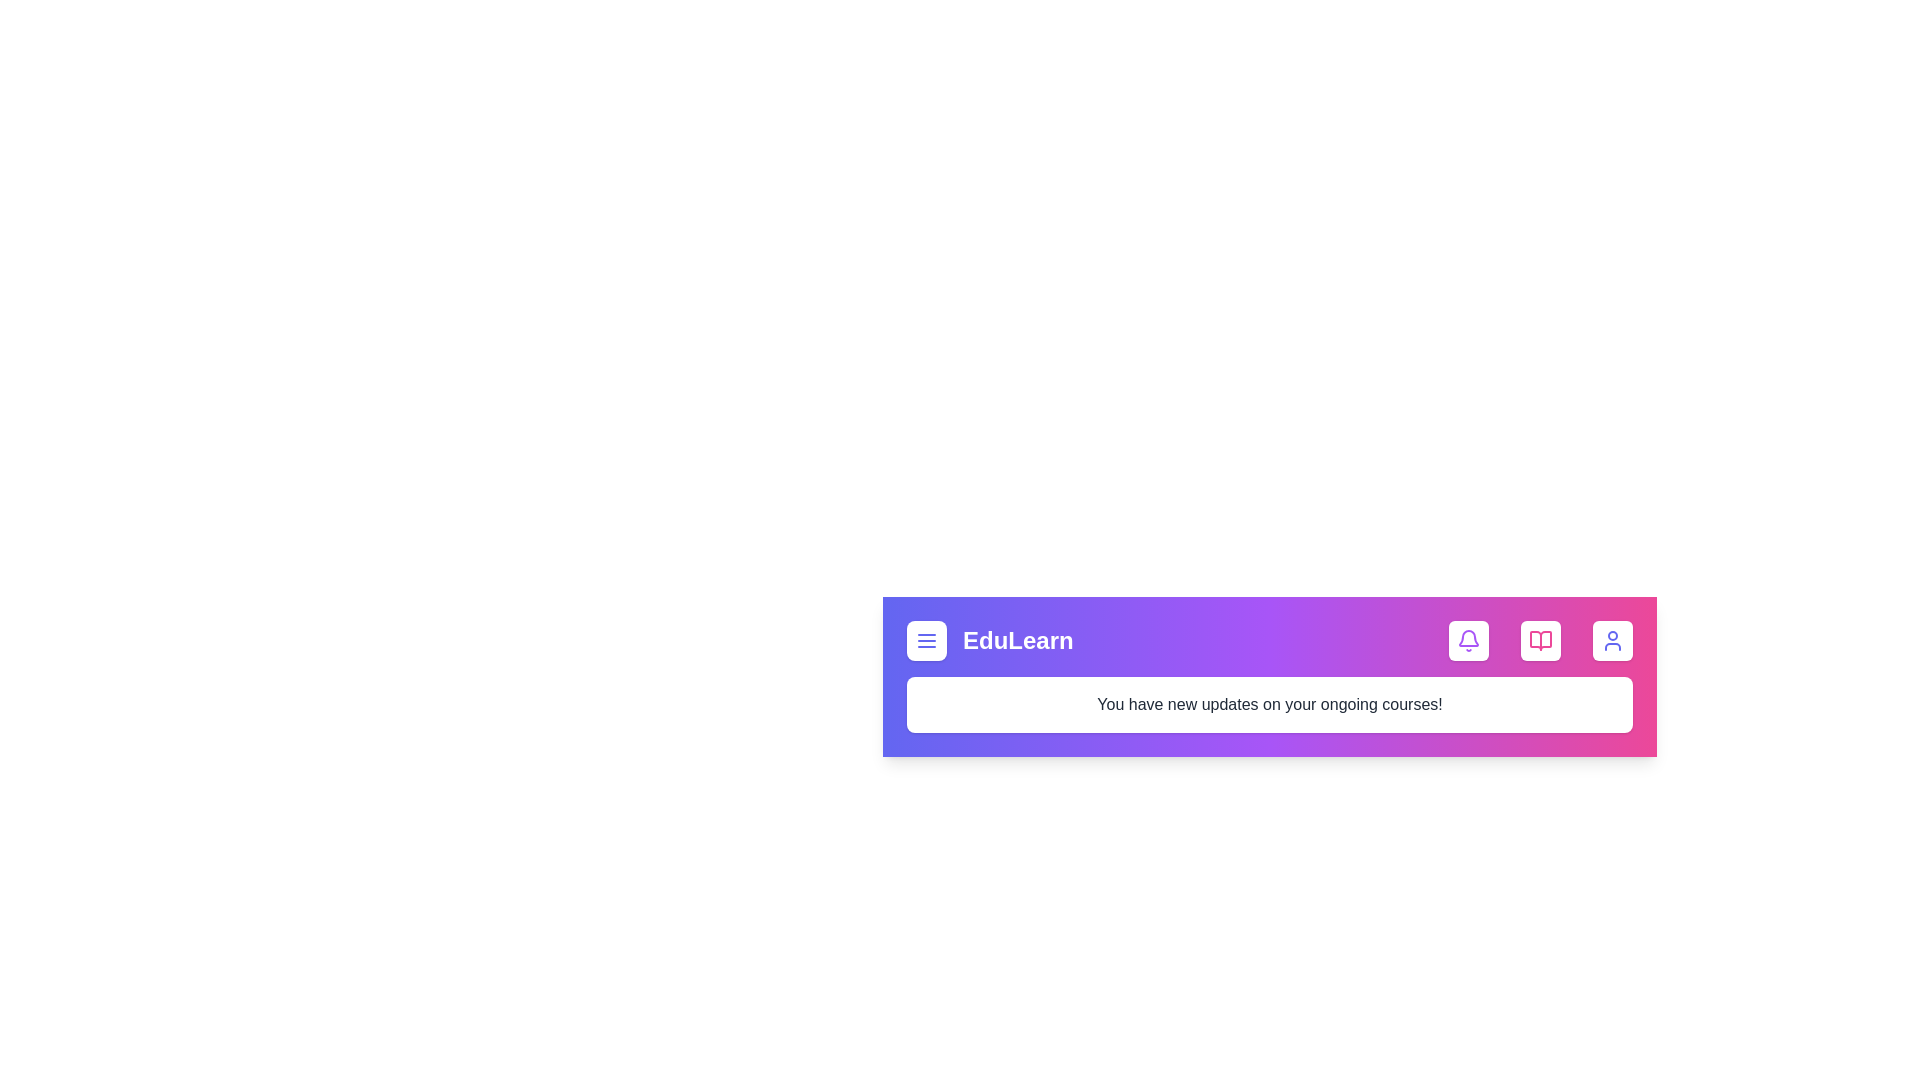 Image resolution: width=1920 pixels, height=1080 pixels. What do you see at coordinates (1468, 640) in the screenshot?
I see `bell icon to view notifications` at bounding box center [1468, 640].